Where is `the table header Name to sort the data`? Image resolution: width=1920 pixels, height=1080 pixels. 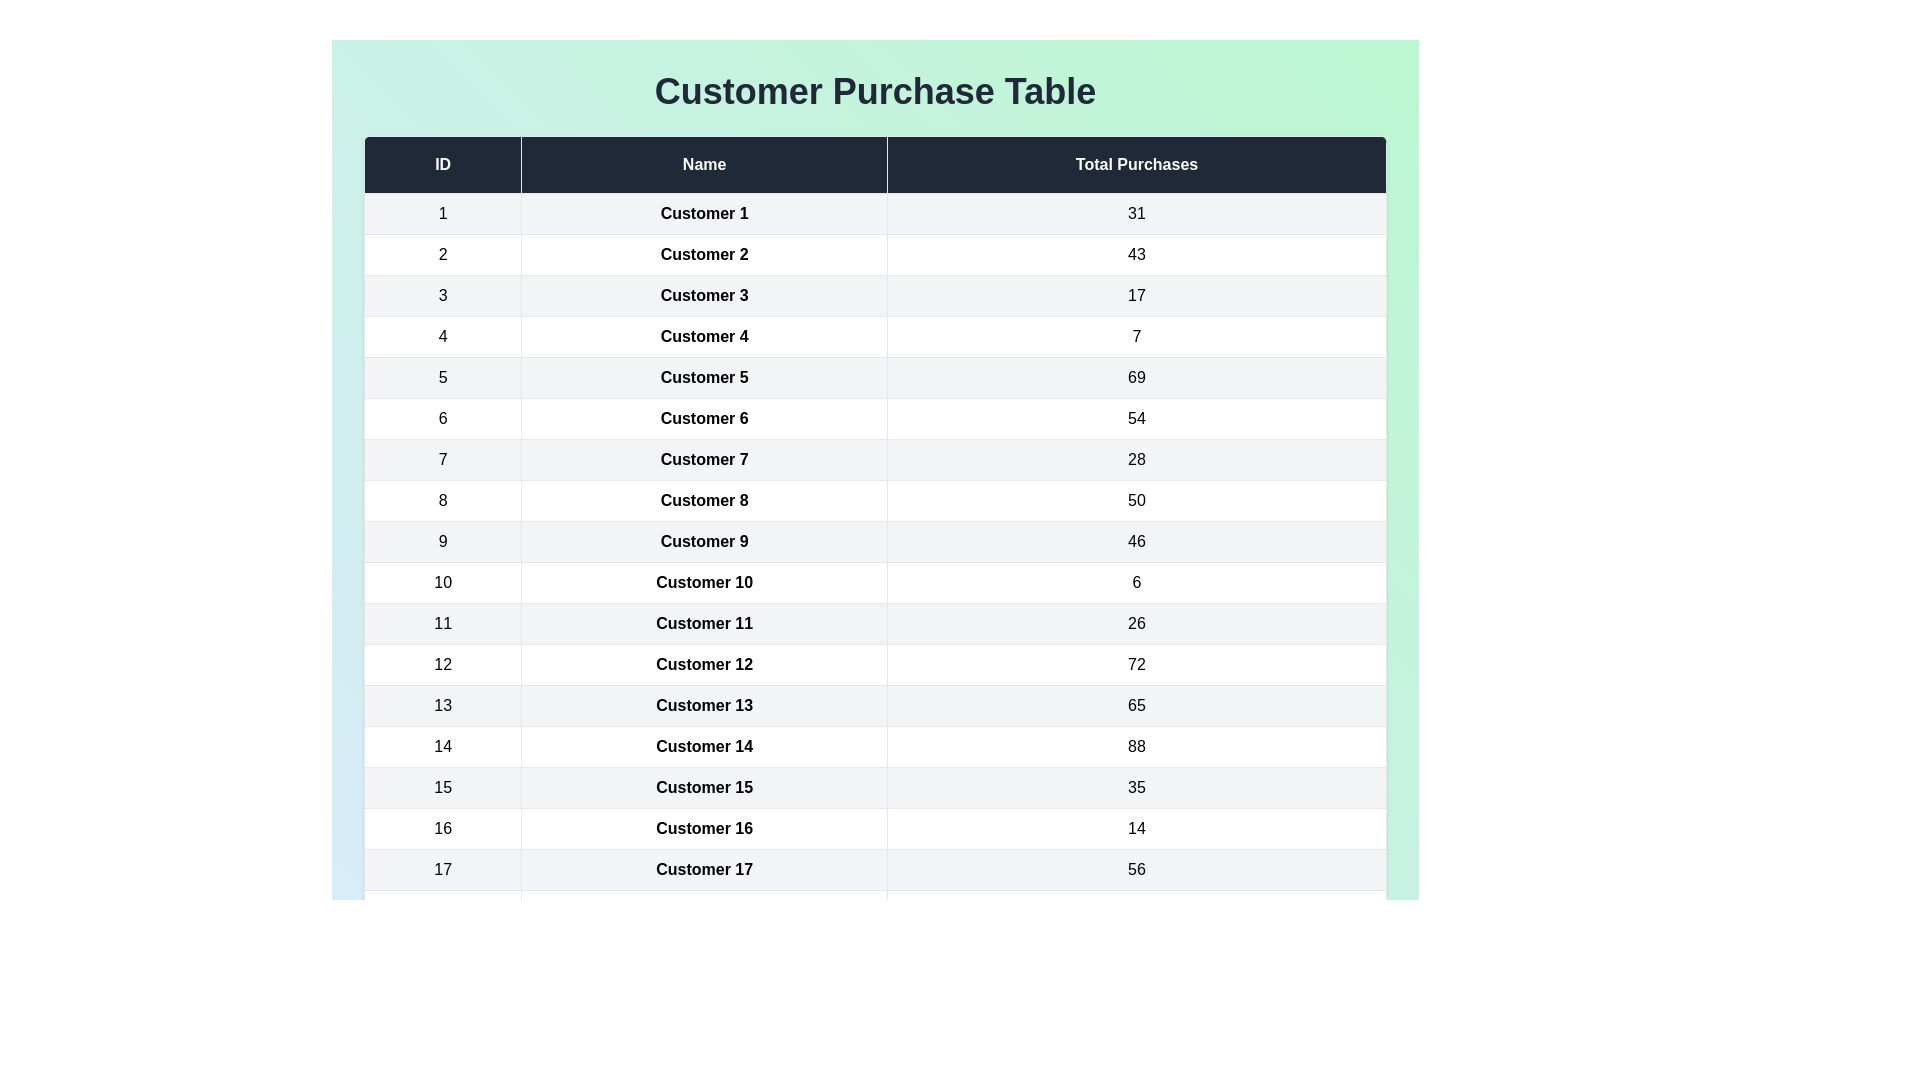 the table header Name to sort the data is located at coordinates (705, 164).